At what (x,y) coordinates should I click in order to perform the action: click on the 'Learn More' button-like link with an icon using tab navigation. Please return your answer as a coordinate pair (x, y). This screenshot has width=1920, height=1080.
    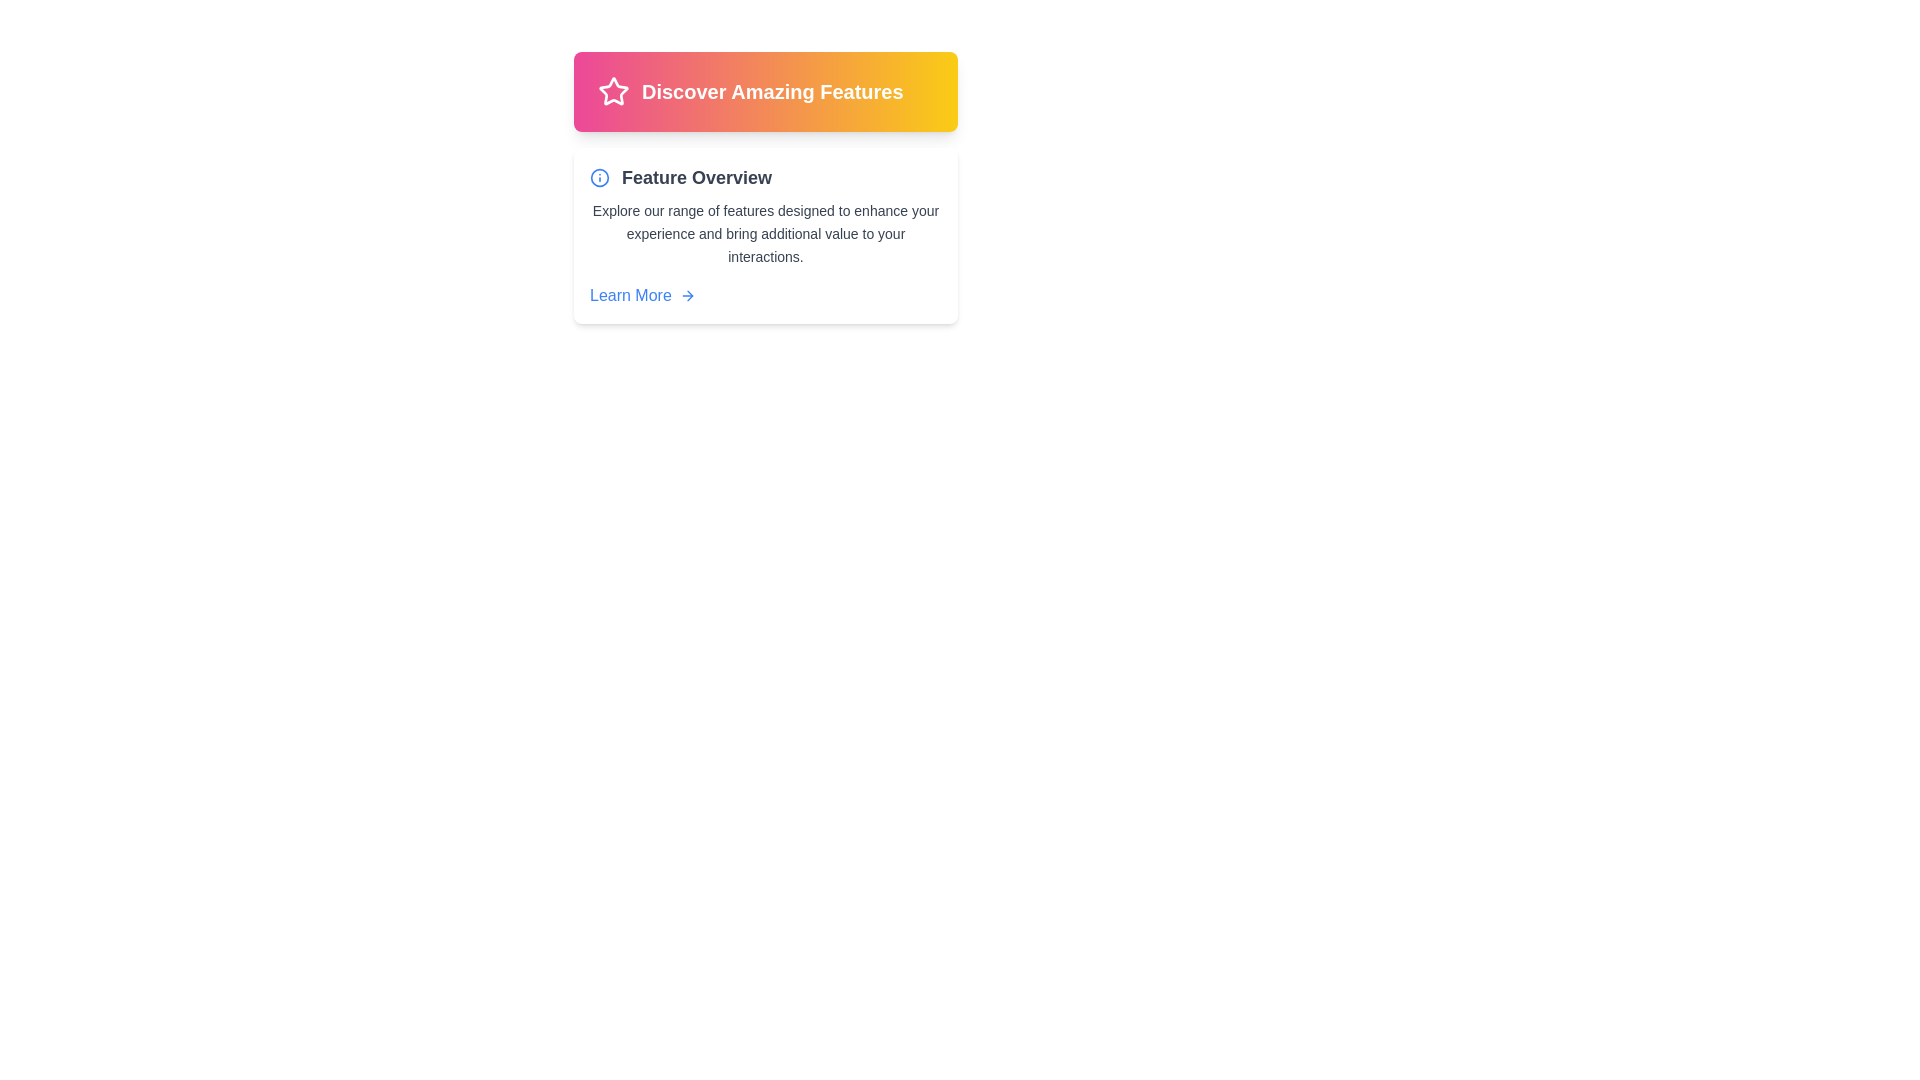
    Looking at the image, I should click on (642, 296).